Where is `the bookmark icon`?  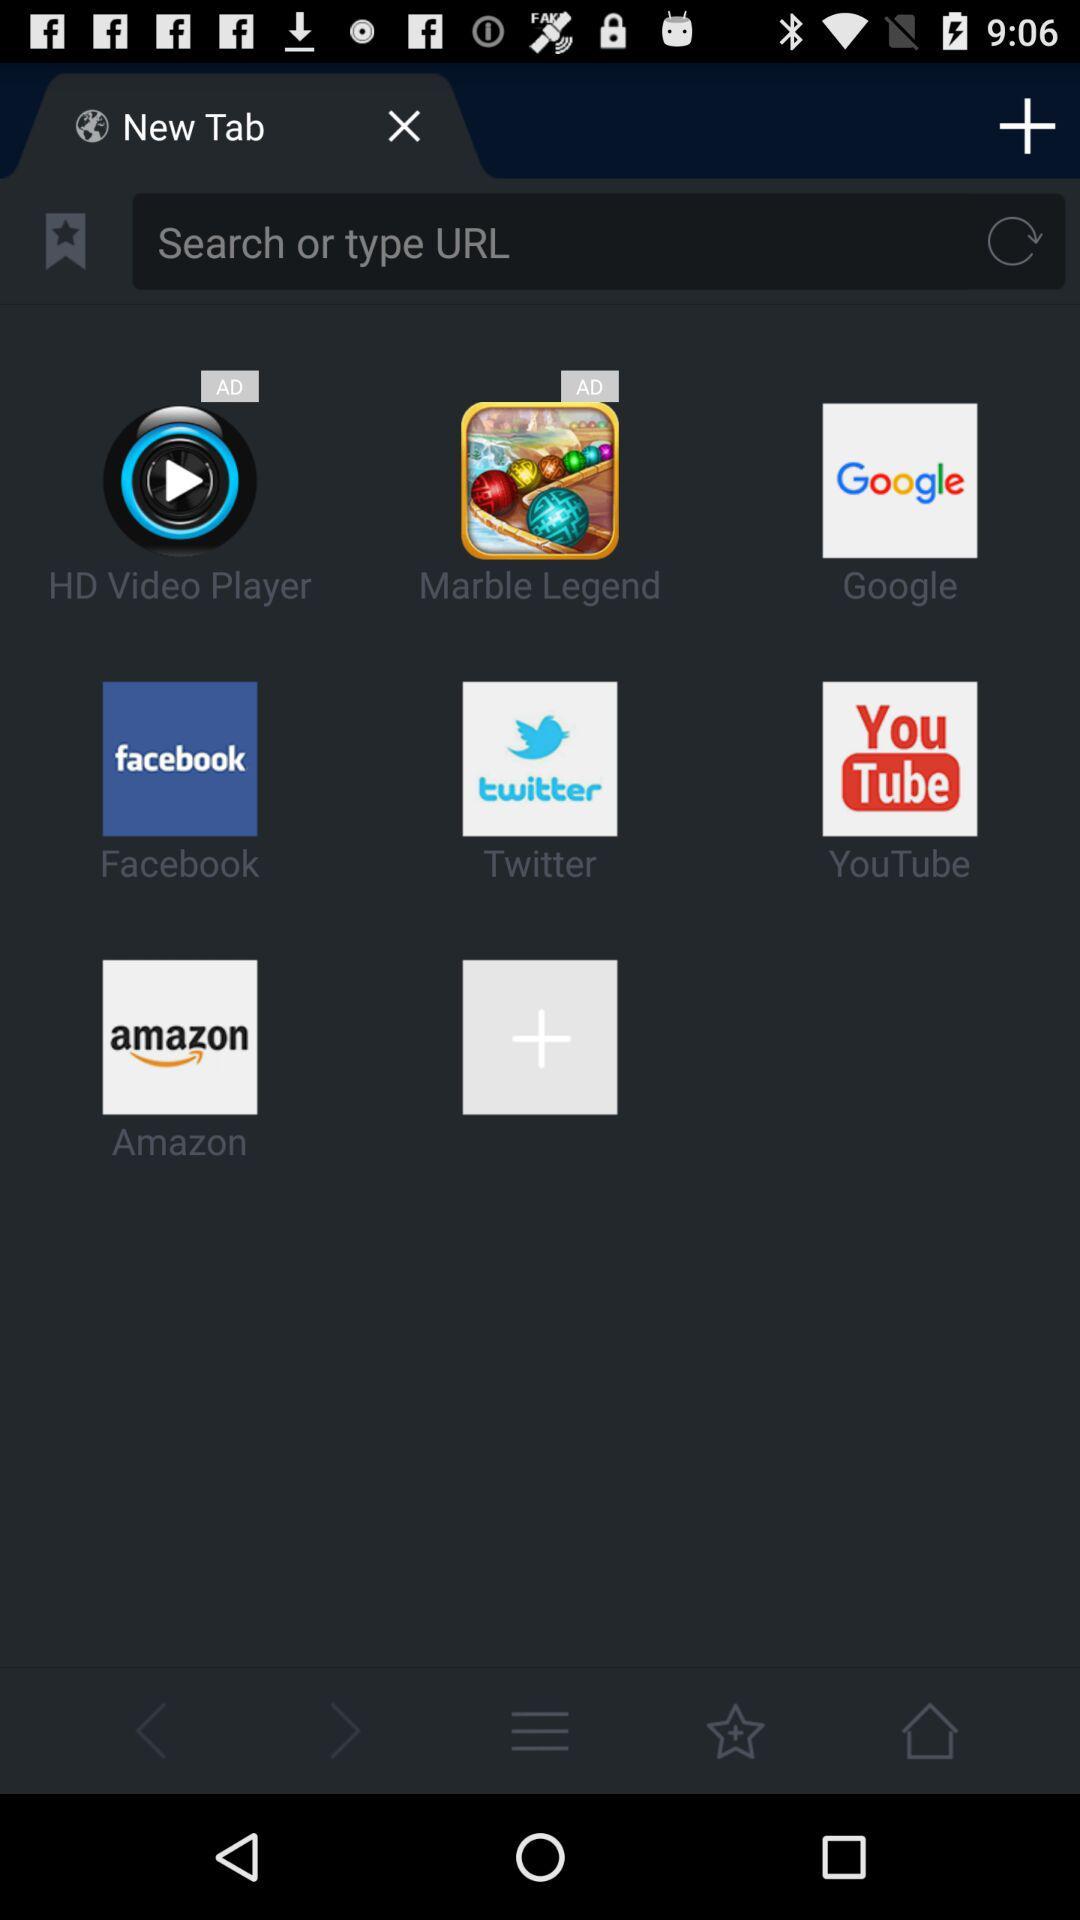 the bookmark icon is located at coordinates (64, 257).